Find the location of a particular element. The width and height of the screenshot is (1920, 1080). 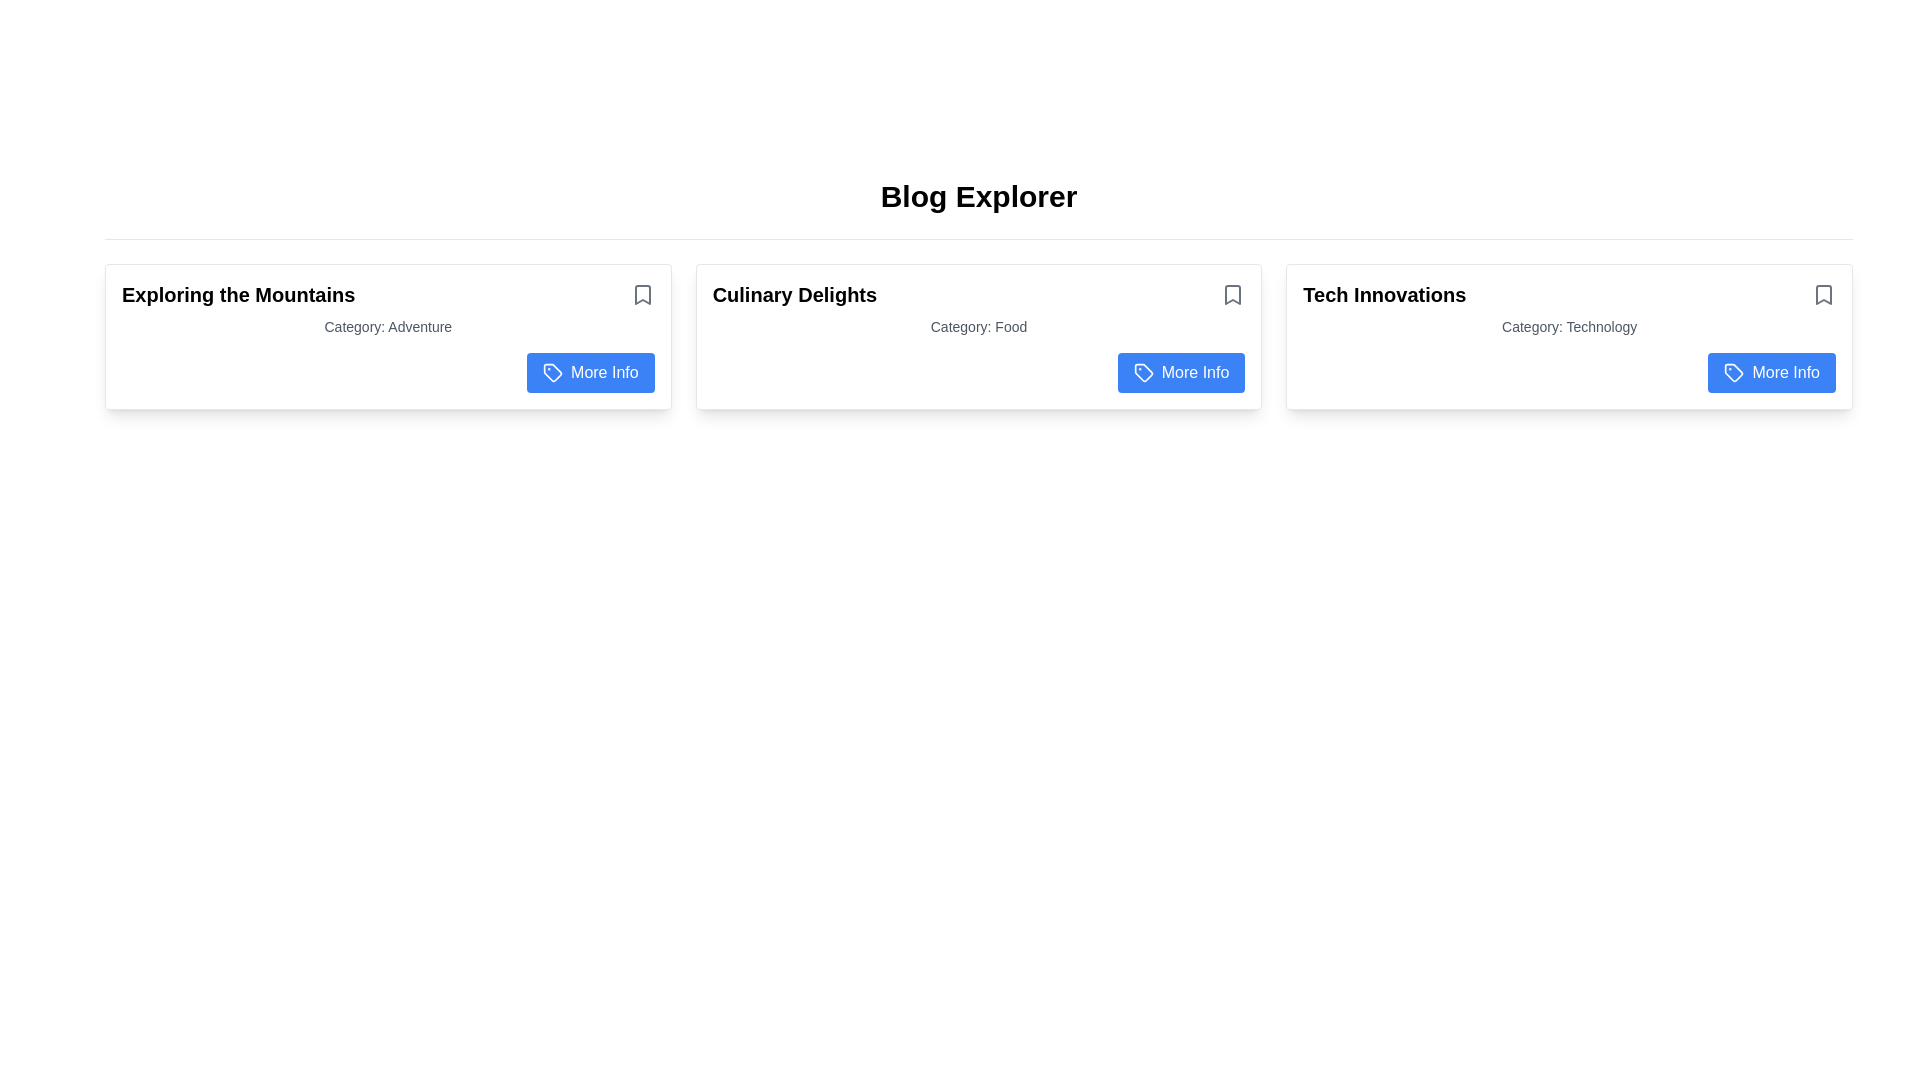

the informational text label indicating the category 'Food', which is located below the title 'Culinary Delights' in the center card of a three-card layout is located at coordinates (979, 326).